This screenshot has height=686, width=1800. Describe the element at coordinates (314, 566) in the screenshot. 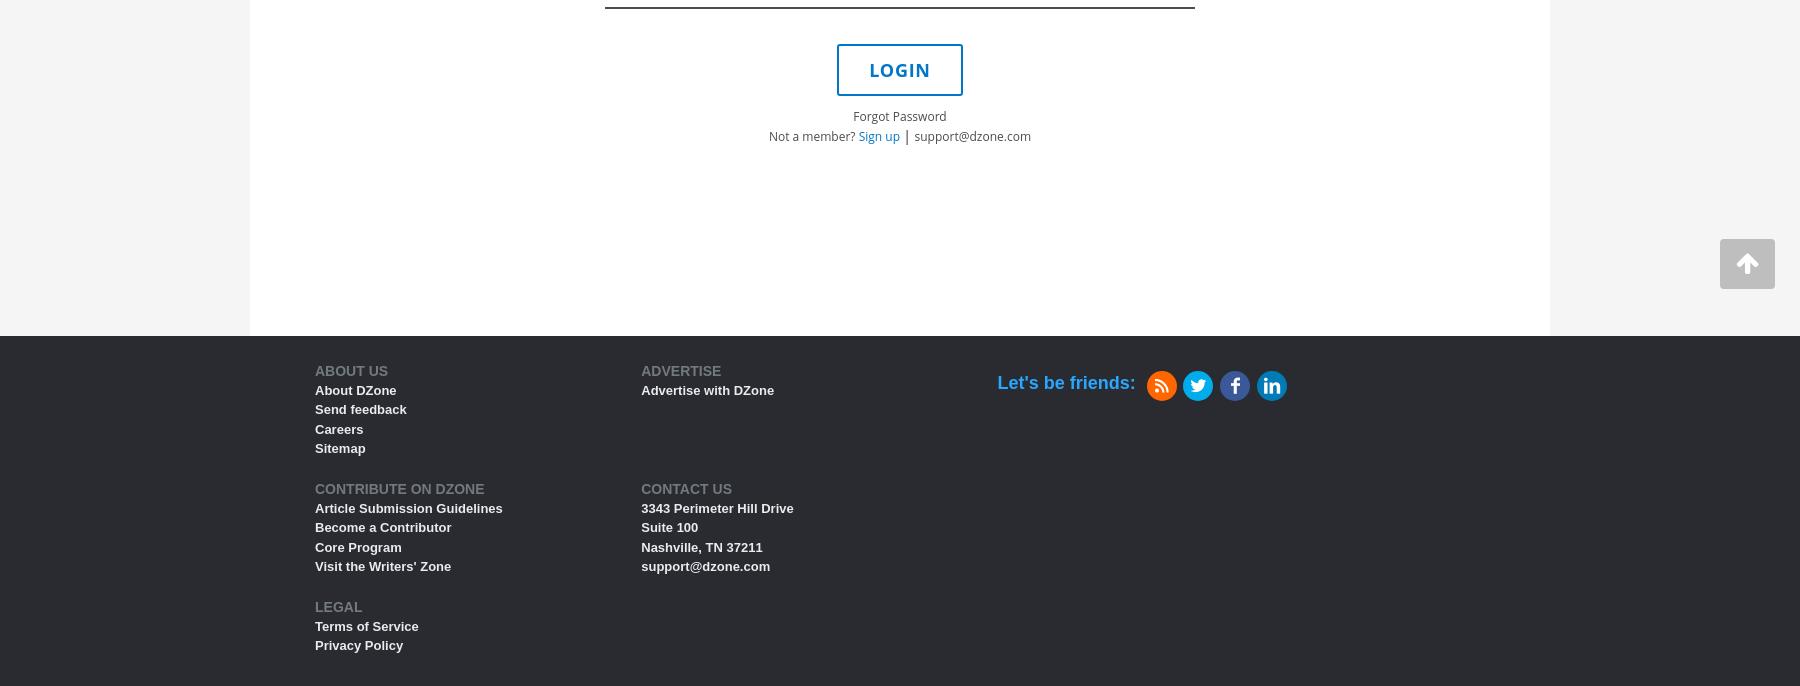

I see `'Visit the Writers' Zone'` at that location.